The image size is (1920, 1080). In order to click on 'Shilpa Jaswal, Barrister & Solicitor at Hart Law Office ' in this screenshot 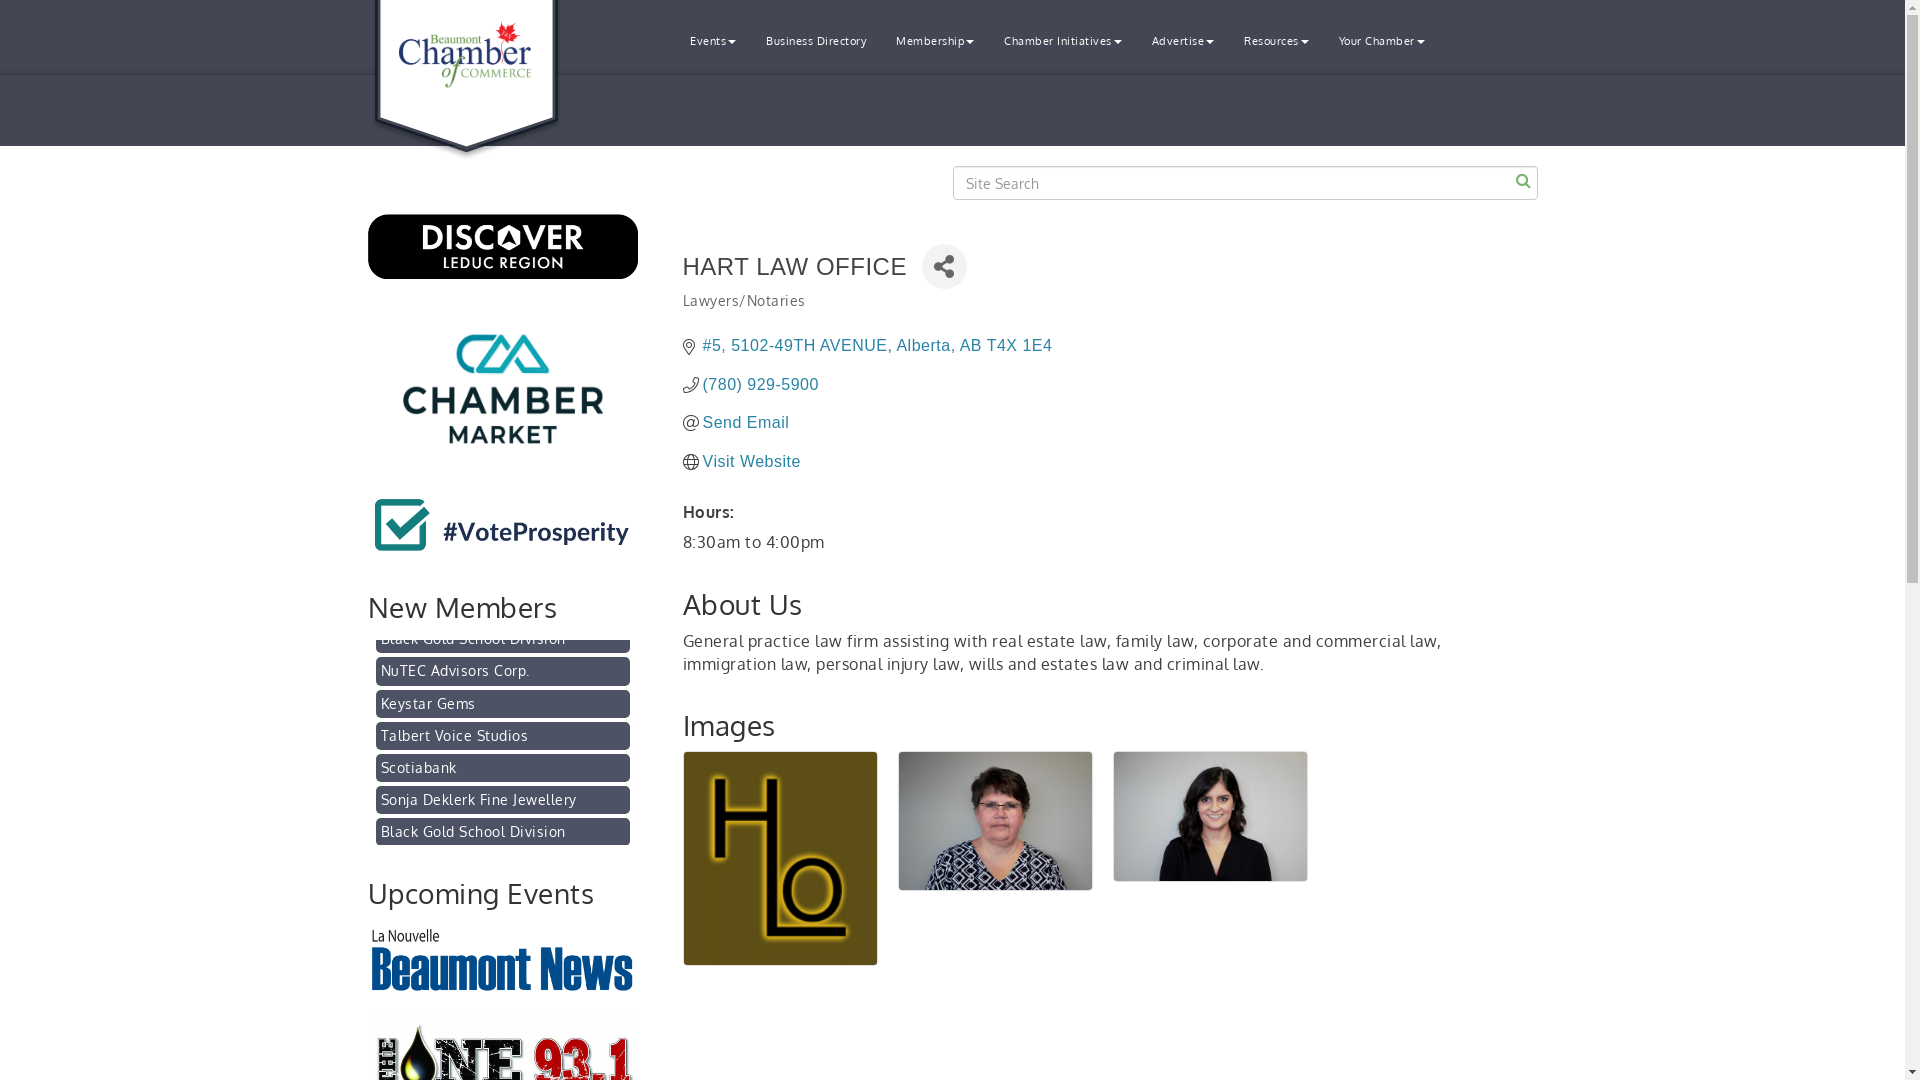, I will do `click(1209, 816)`.